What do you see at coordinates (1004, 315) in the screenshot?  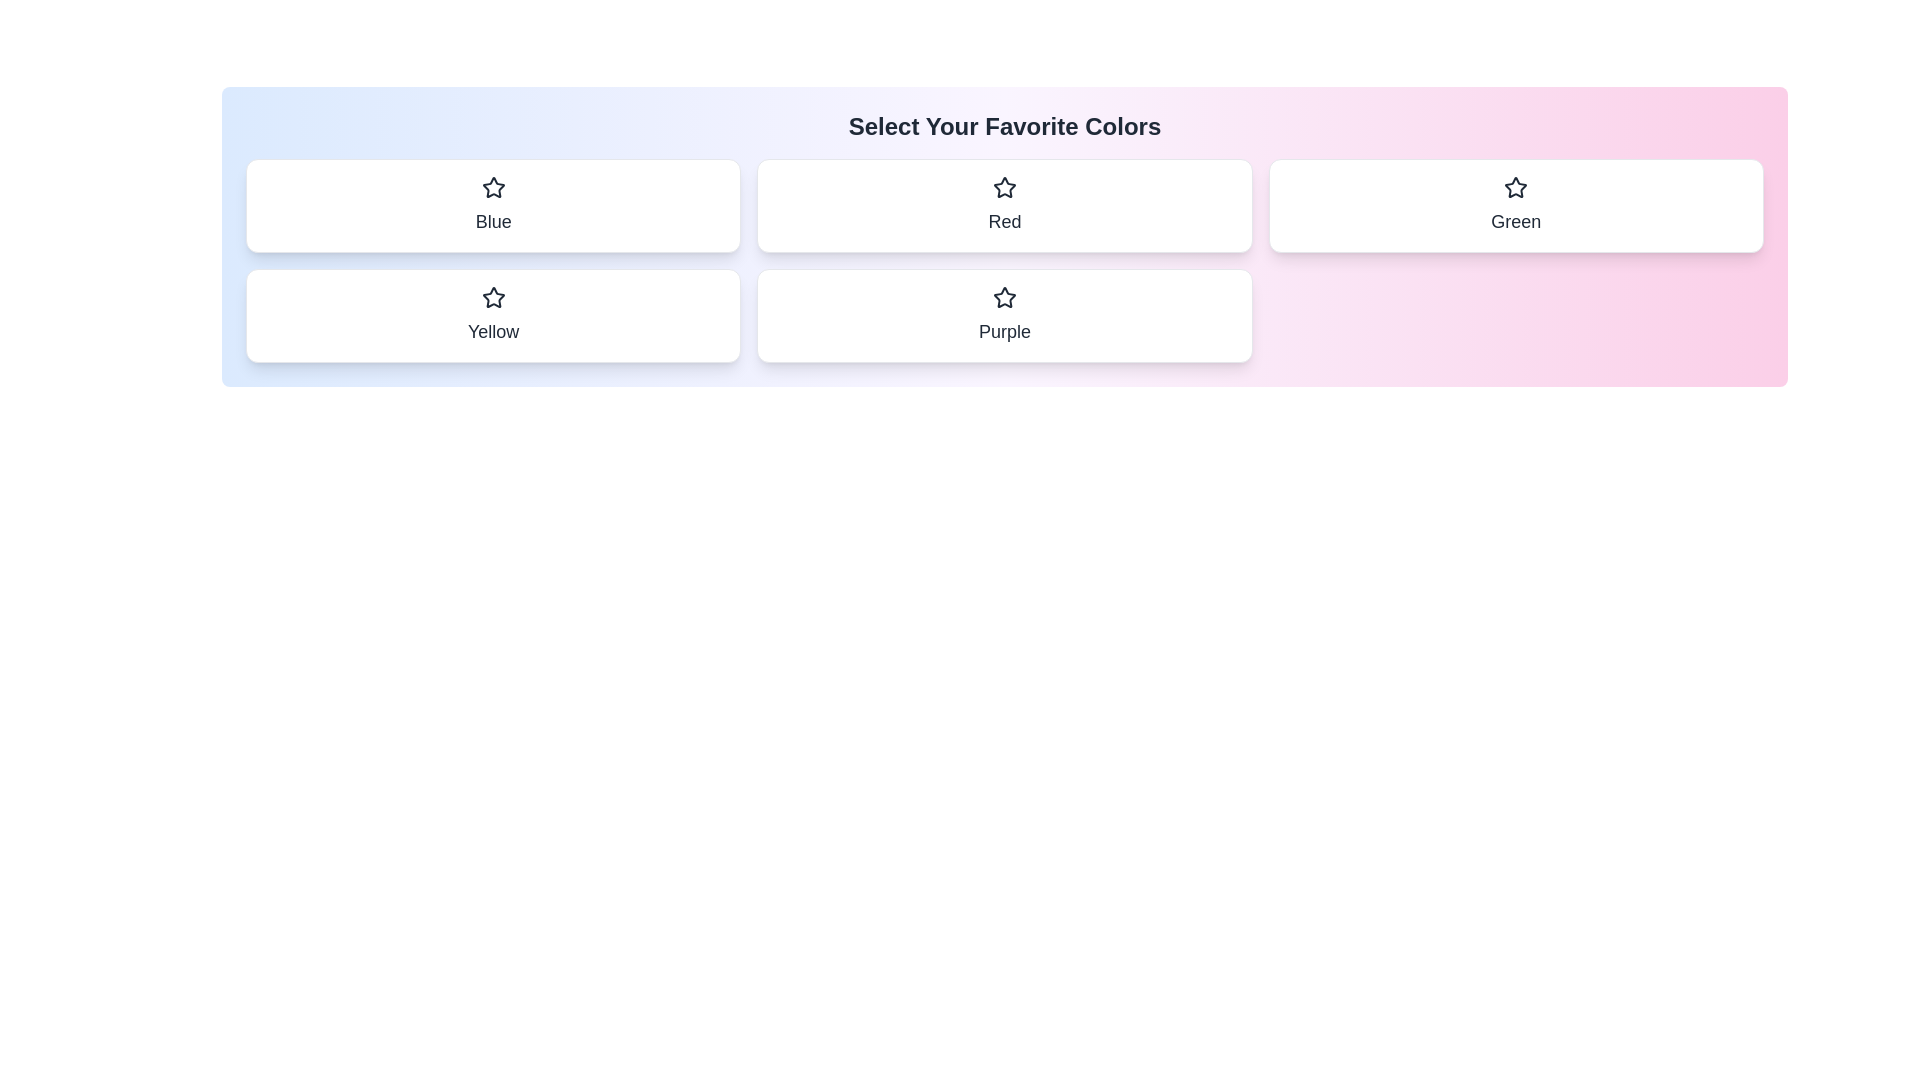 I see `the color chip labeled Purple` at bounding box center [1004, 315].